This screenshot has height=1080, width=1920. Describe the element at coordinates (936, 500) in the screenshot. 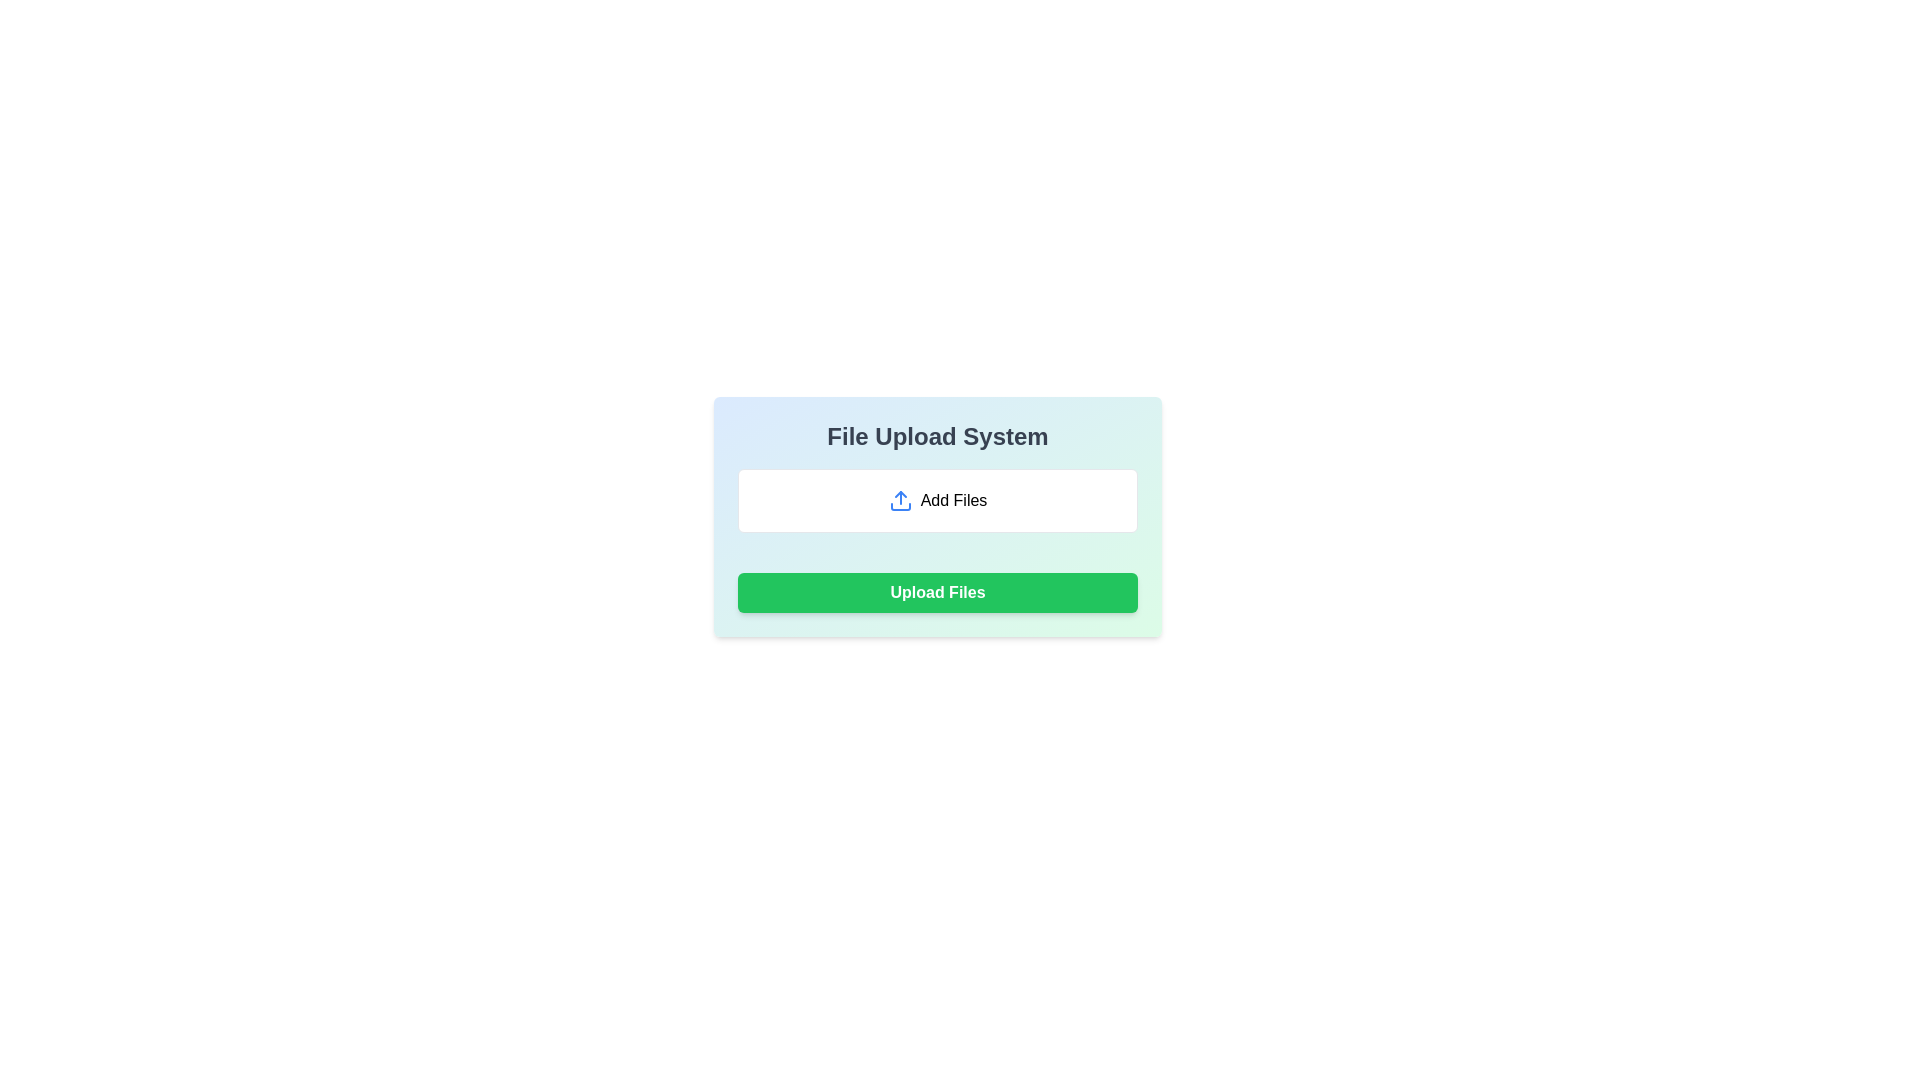

I see `the 'Add Files' button, which is a rounded button with a white background and a blue upload icon on the left` at that location.